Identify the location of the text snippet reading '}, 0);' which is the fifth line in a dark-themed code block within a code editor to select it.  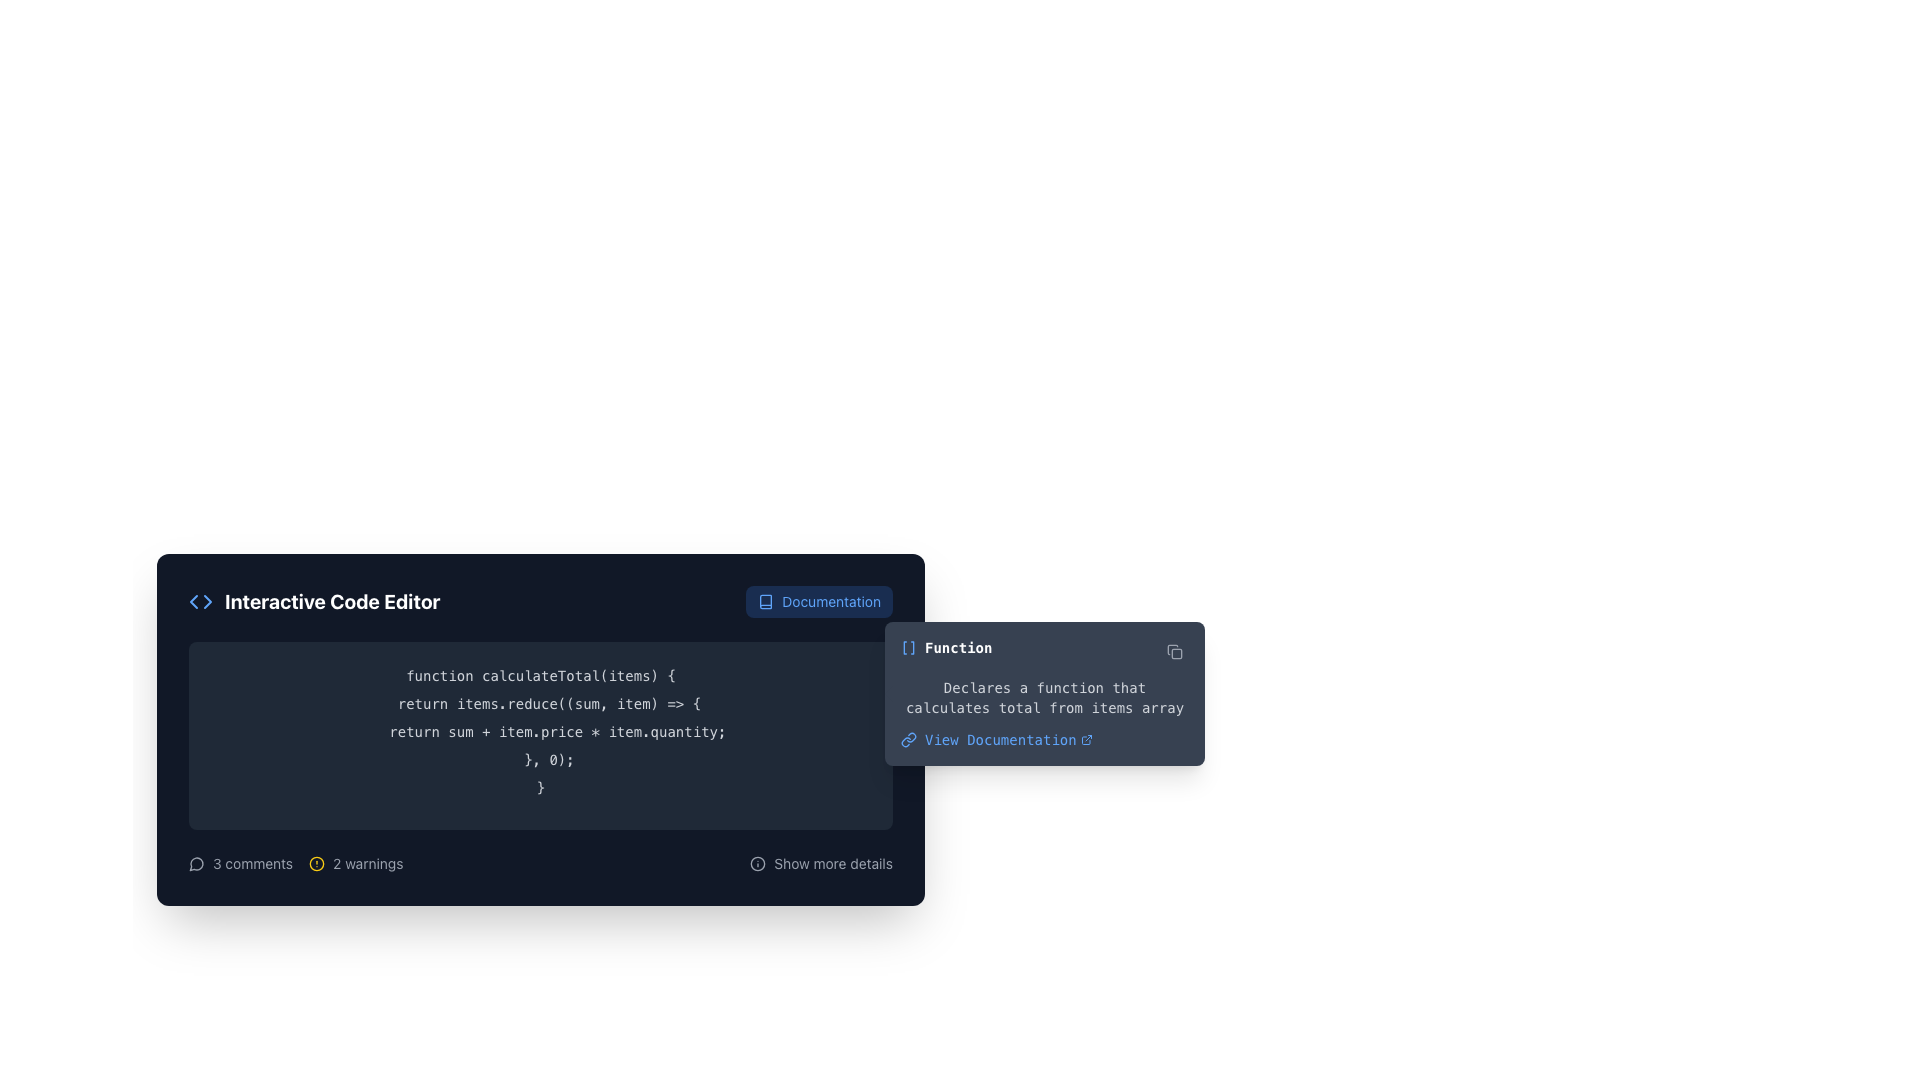
(541, 759).